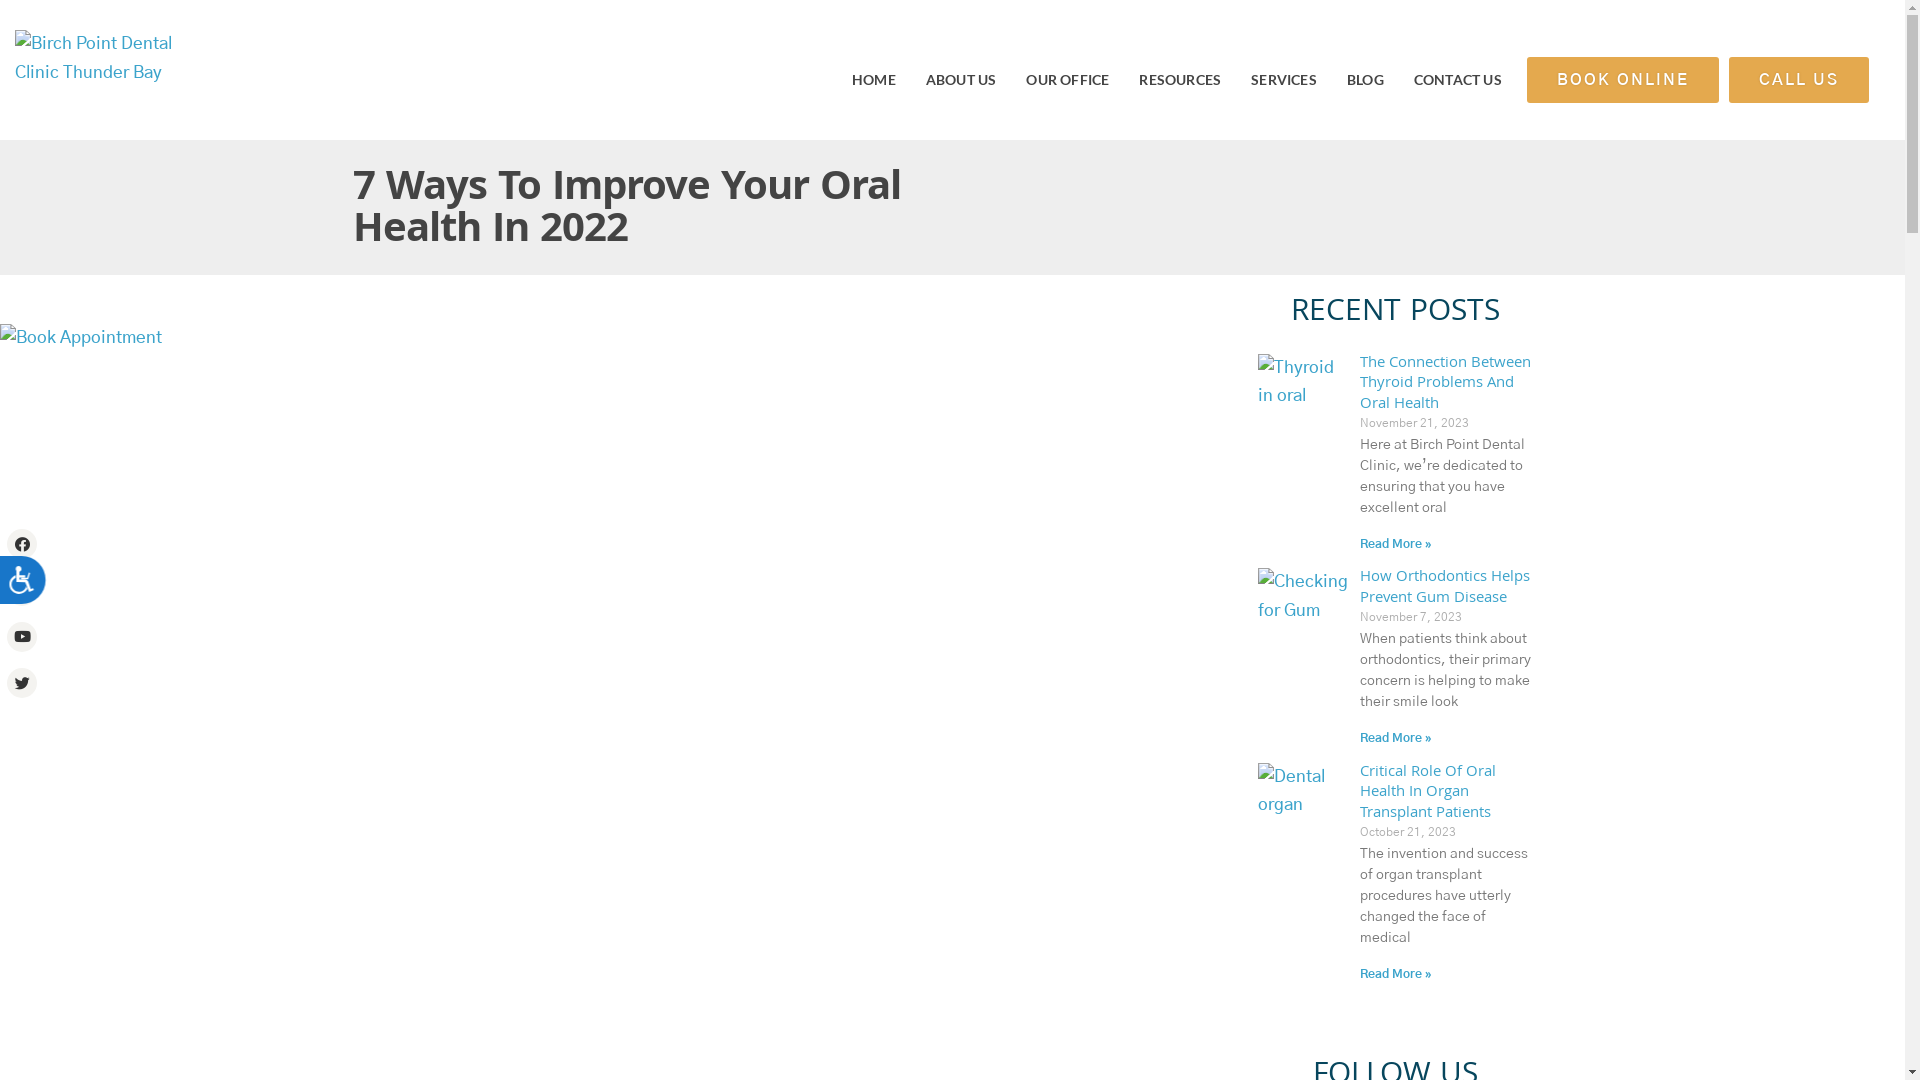  I want to click on 'HOME', so click(873, 78).